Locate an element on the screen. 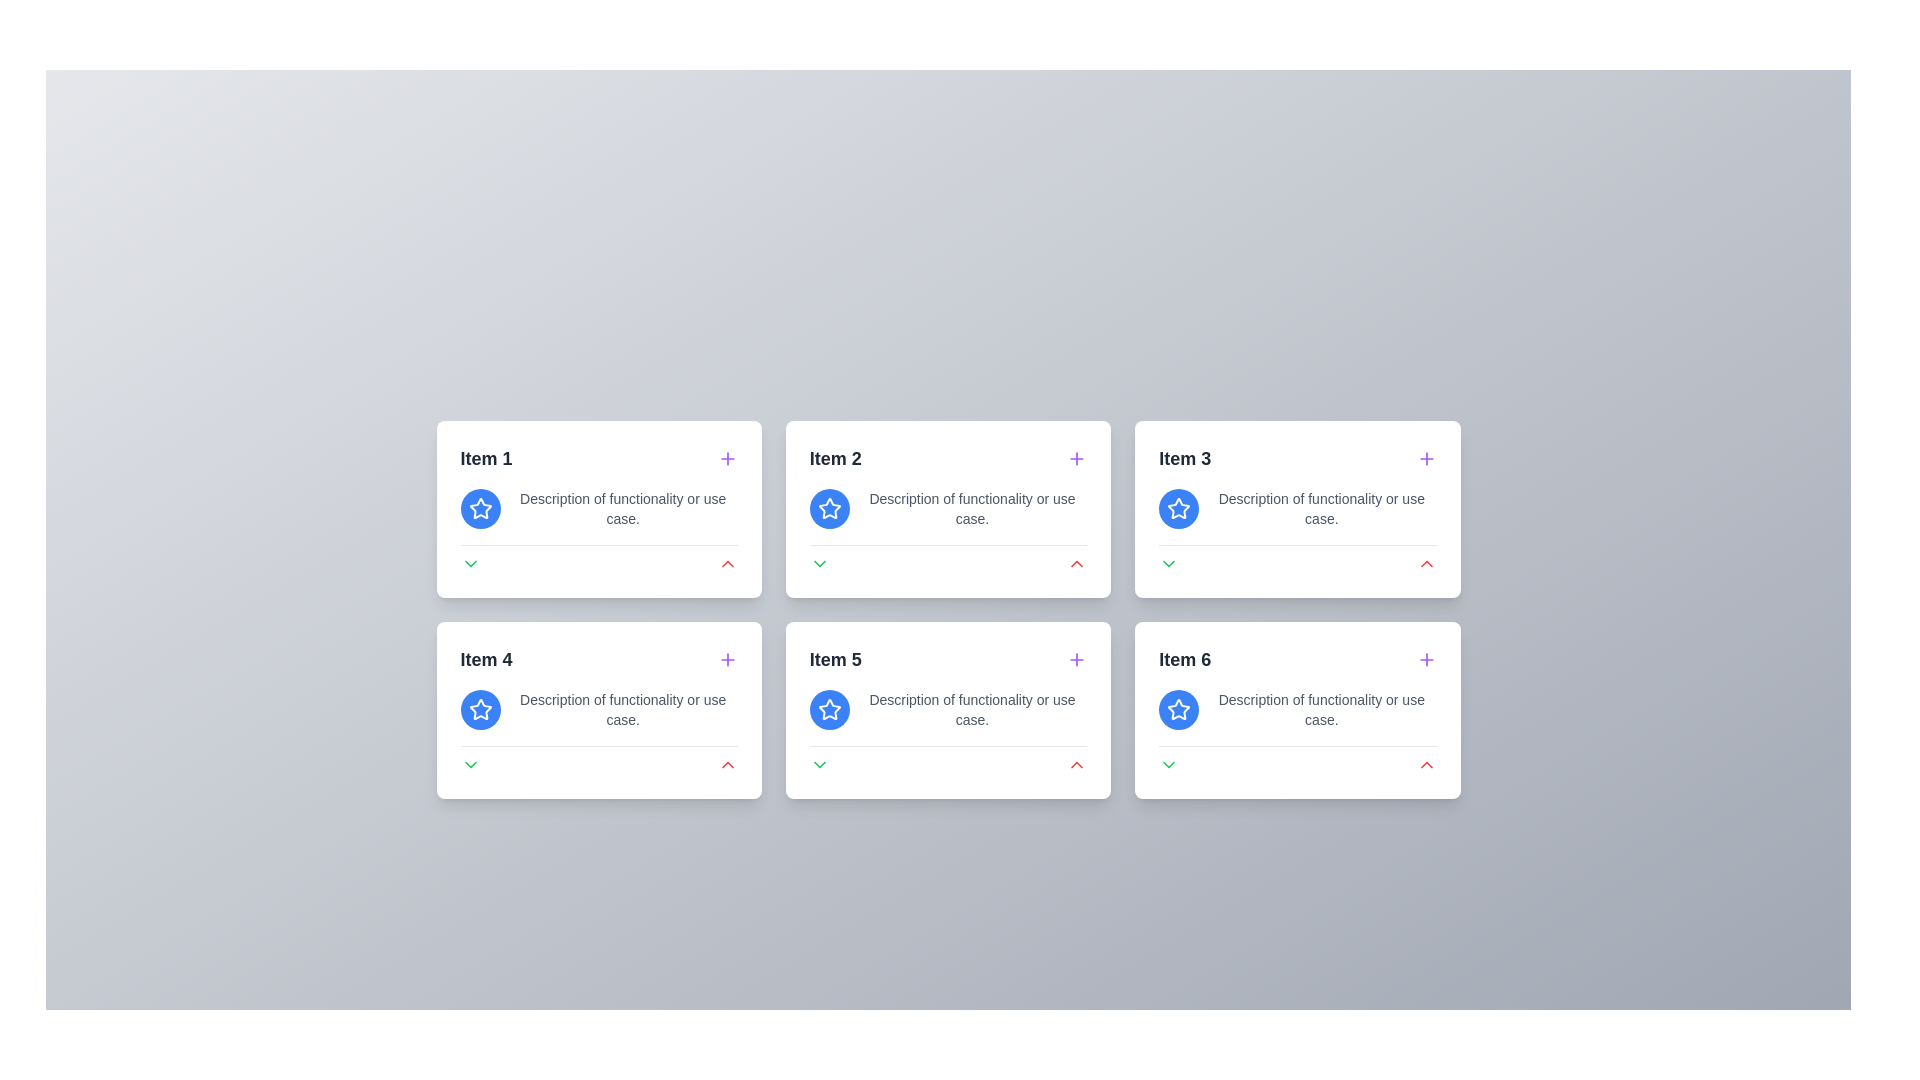 This screenshot has height=1080, width=1920. the icon in the top-left section of the second row of items within the card labeled 'Item 5' to interact with it is located at coordinates (829, 708).